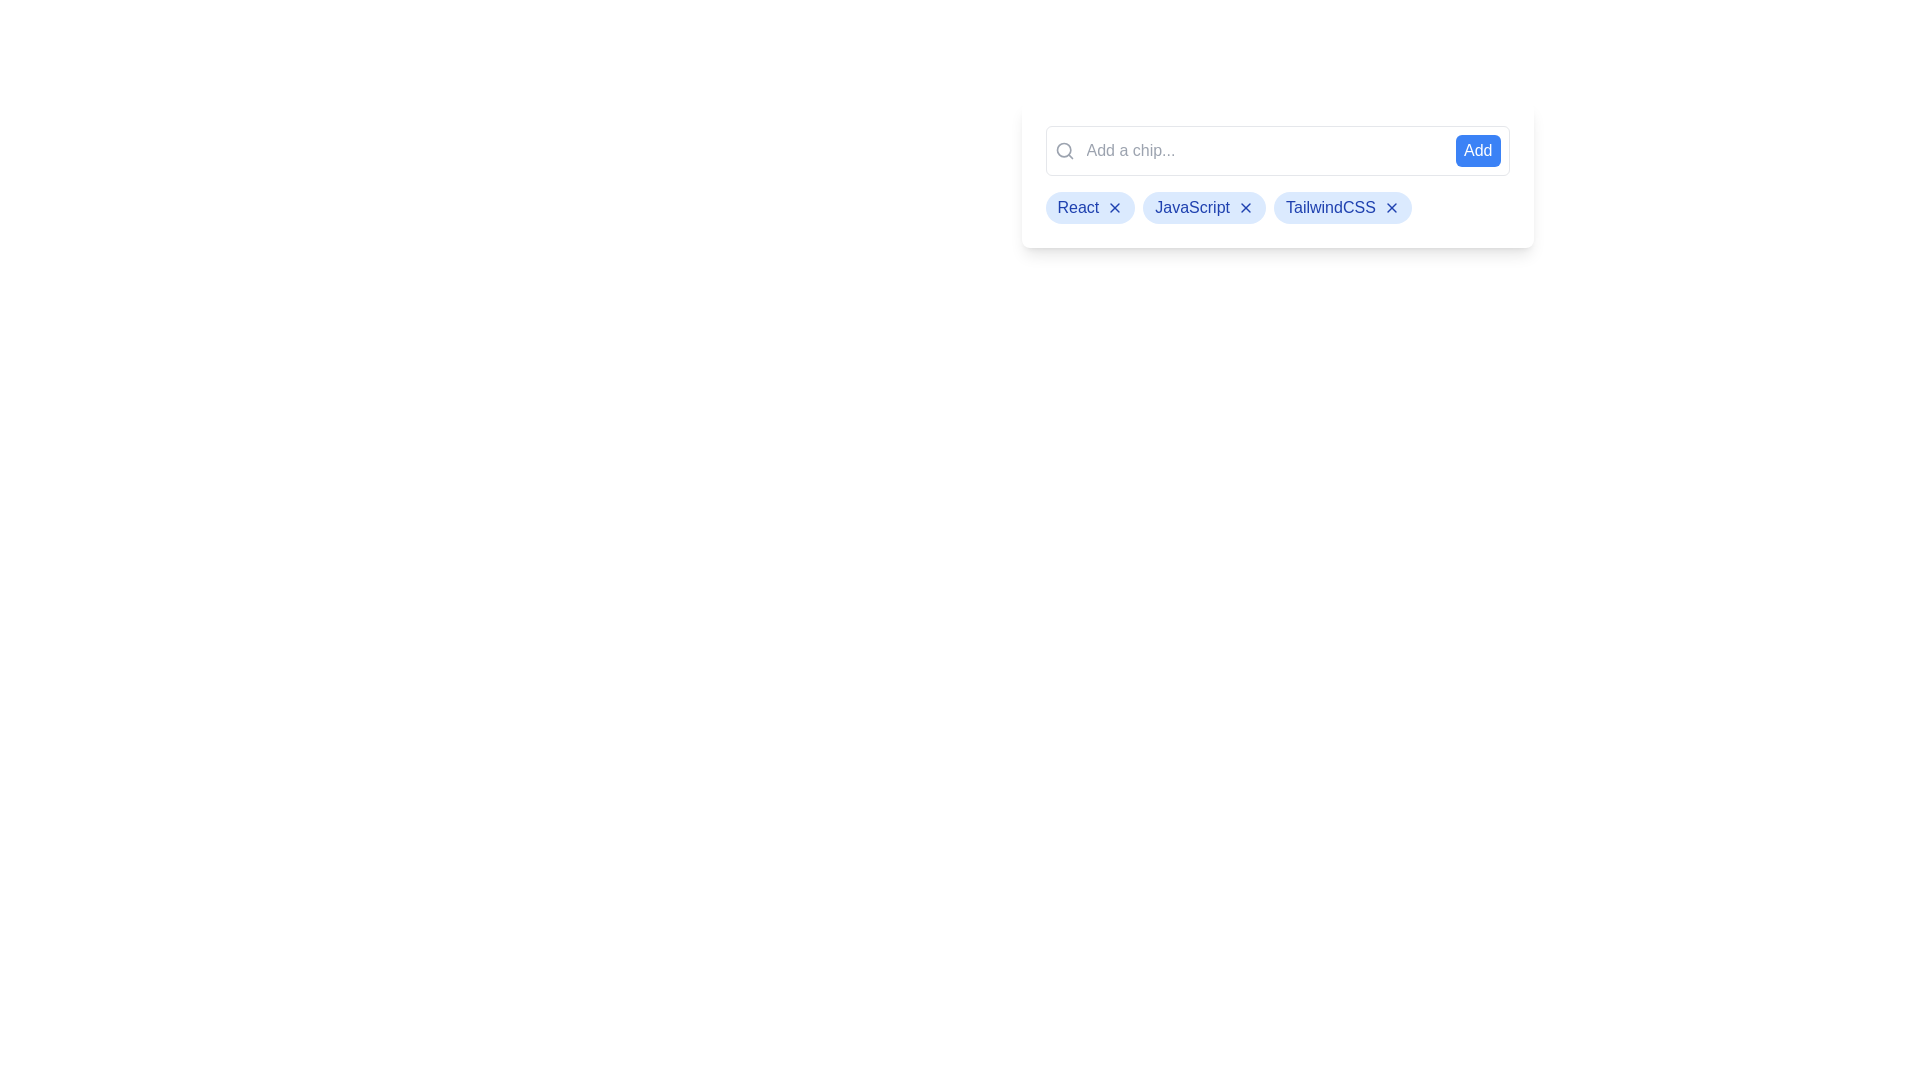 The image size is (1920, 1080). I want to click on the chip labeled React, so click(1089, 208).